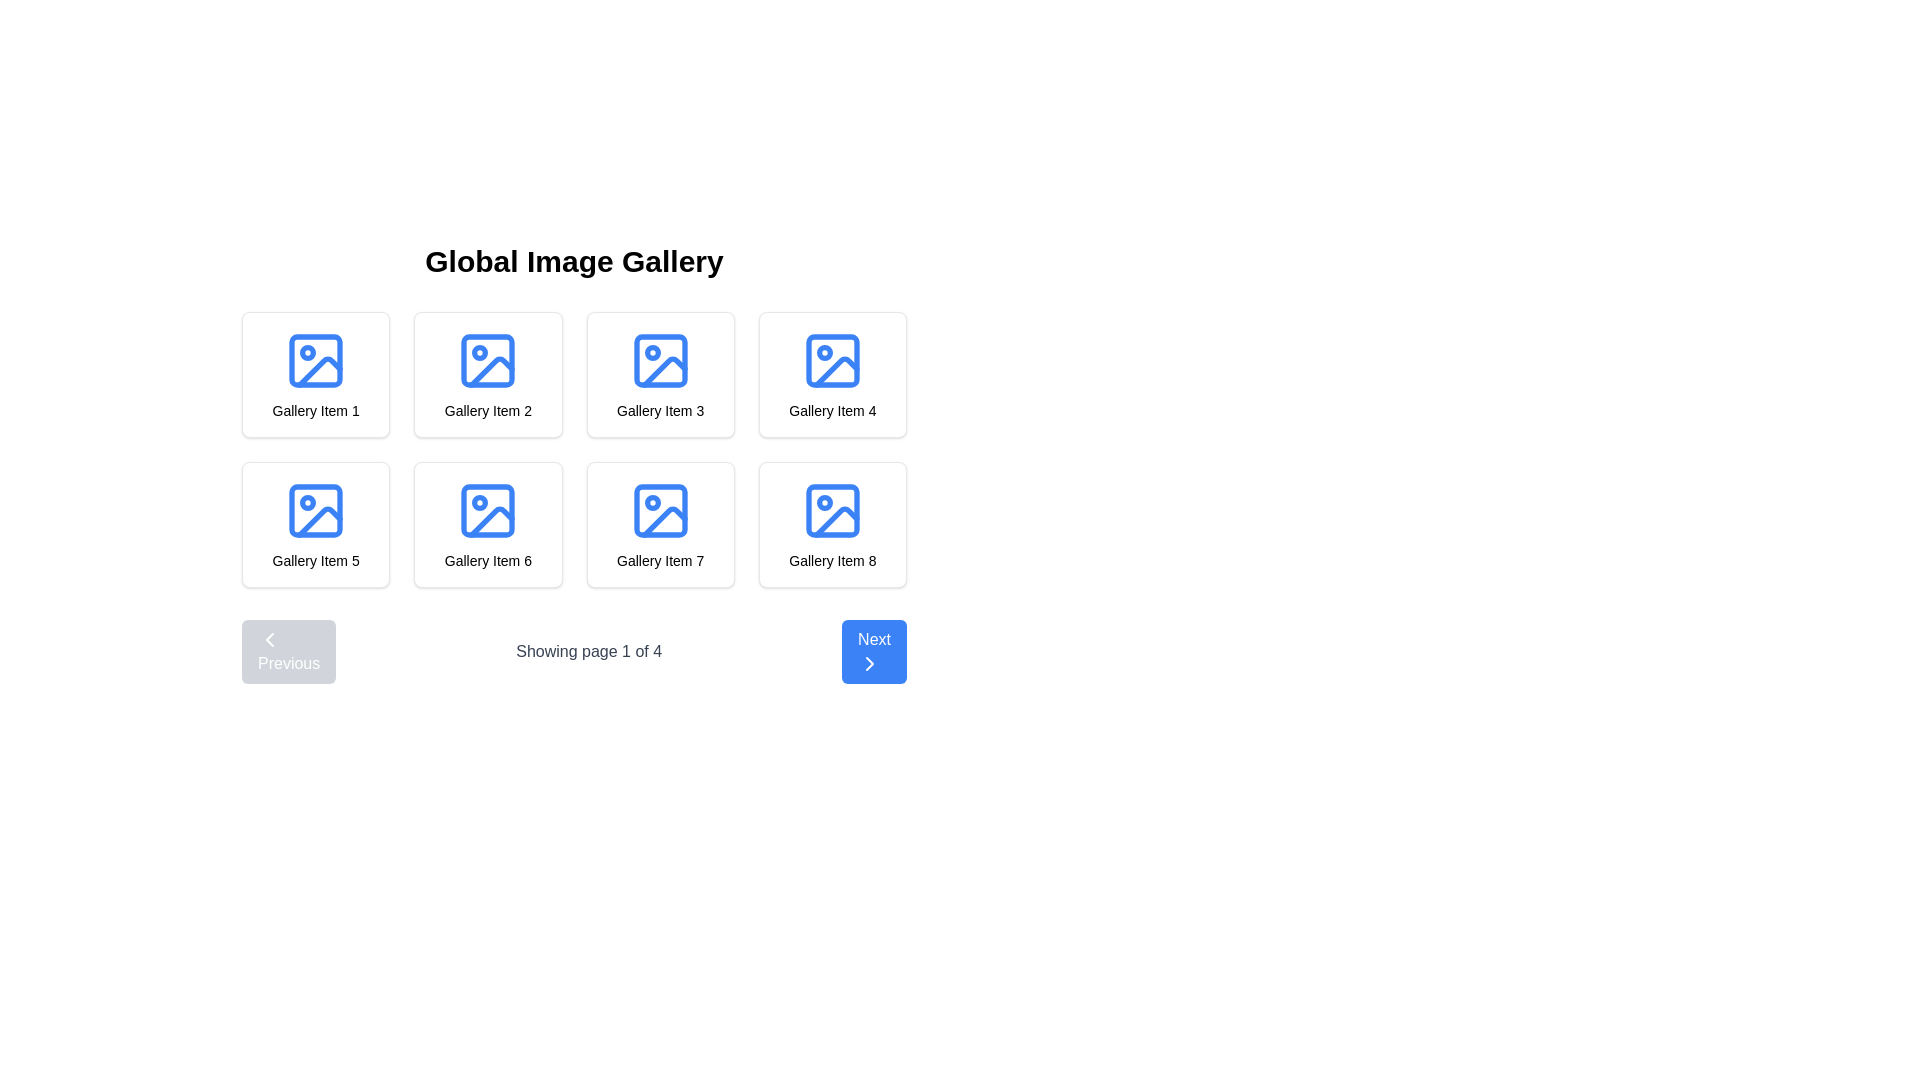  What do you see at coordinates (315, 374) in the screenshot?
I see `the Gallery item card labeled 'Gallery Item 1', which has a blue image placeholder icon and is located at the top-left corner of the grid` at bounding box center [315, 374].